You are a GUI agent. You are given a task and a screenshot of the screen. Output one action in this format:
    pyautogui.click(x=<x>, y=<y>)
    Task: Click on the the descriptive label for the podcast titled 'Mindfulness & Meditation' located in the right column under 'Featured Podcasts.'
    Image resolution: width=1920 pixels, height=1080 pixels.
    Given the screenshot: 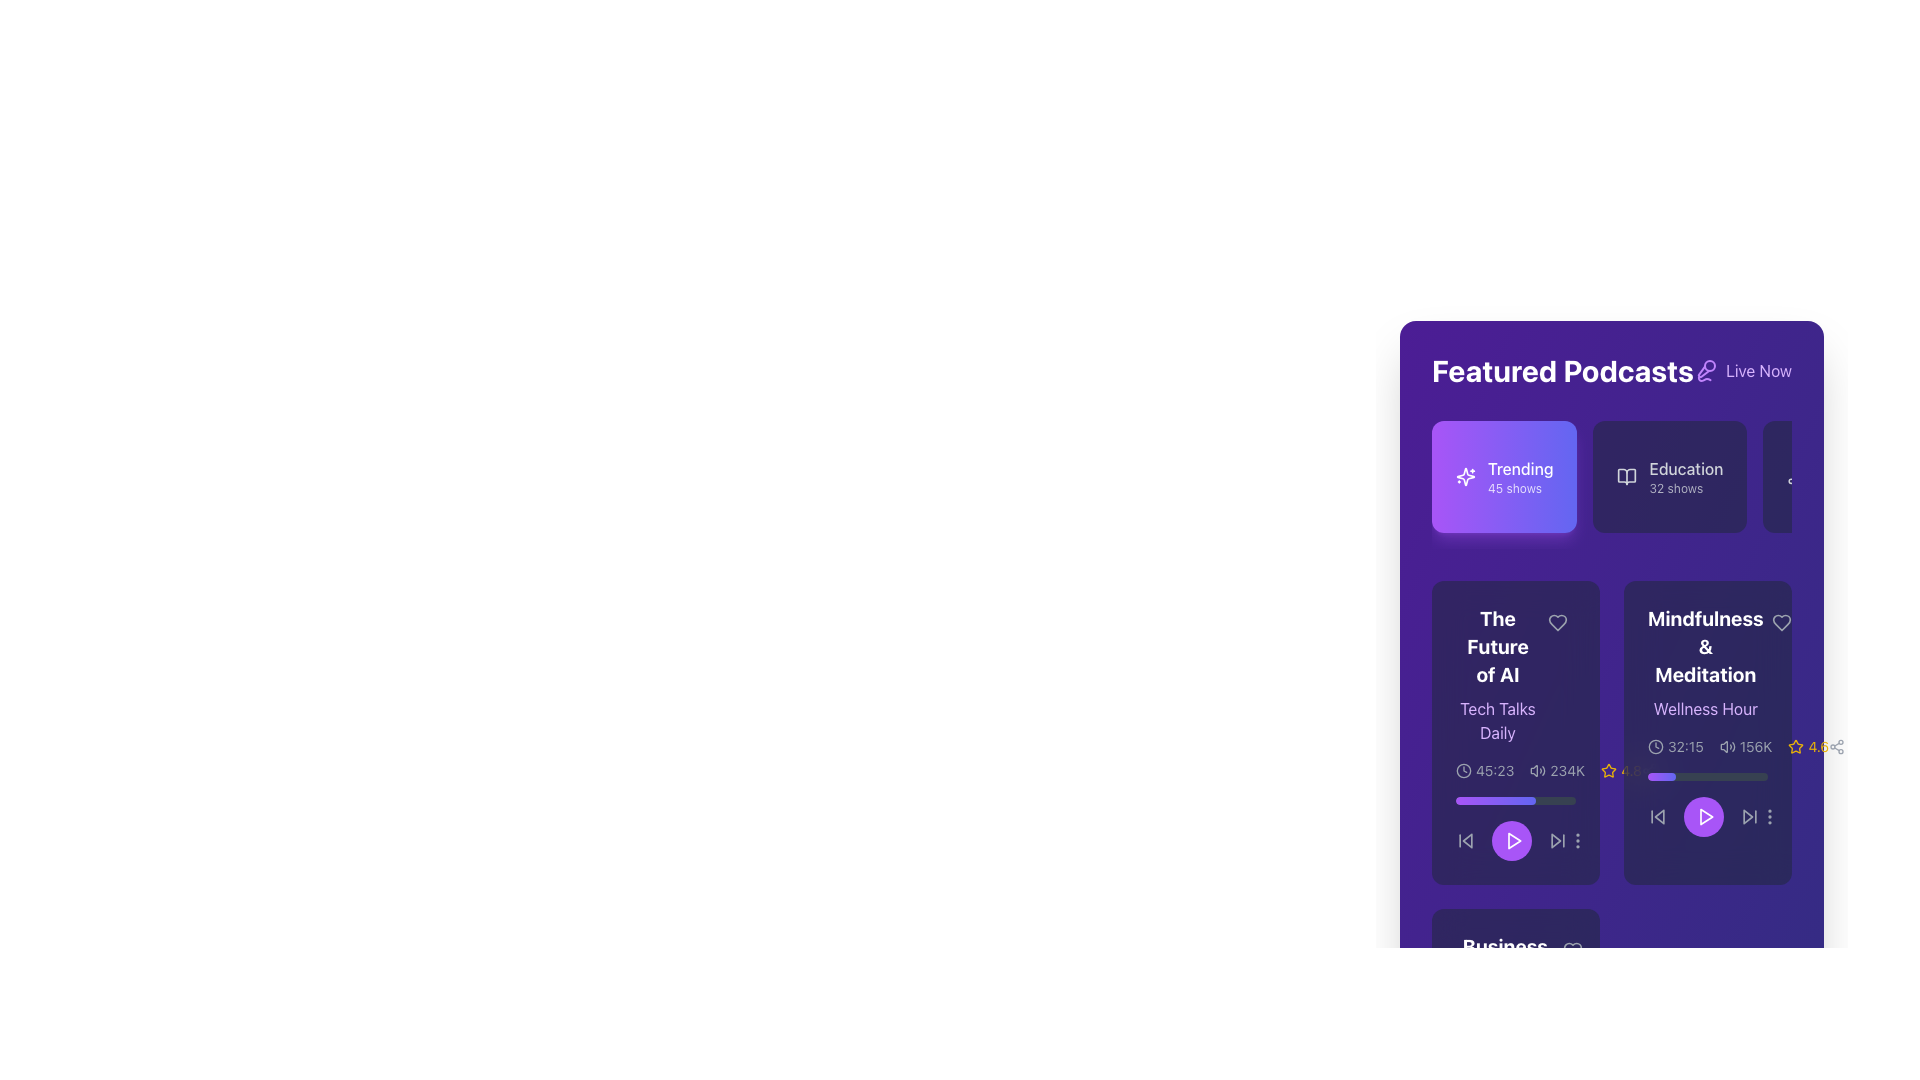 What is the action you would take?
    pyautogui.click(x=1704, y=663)
    